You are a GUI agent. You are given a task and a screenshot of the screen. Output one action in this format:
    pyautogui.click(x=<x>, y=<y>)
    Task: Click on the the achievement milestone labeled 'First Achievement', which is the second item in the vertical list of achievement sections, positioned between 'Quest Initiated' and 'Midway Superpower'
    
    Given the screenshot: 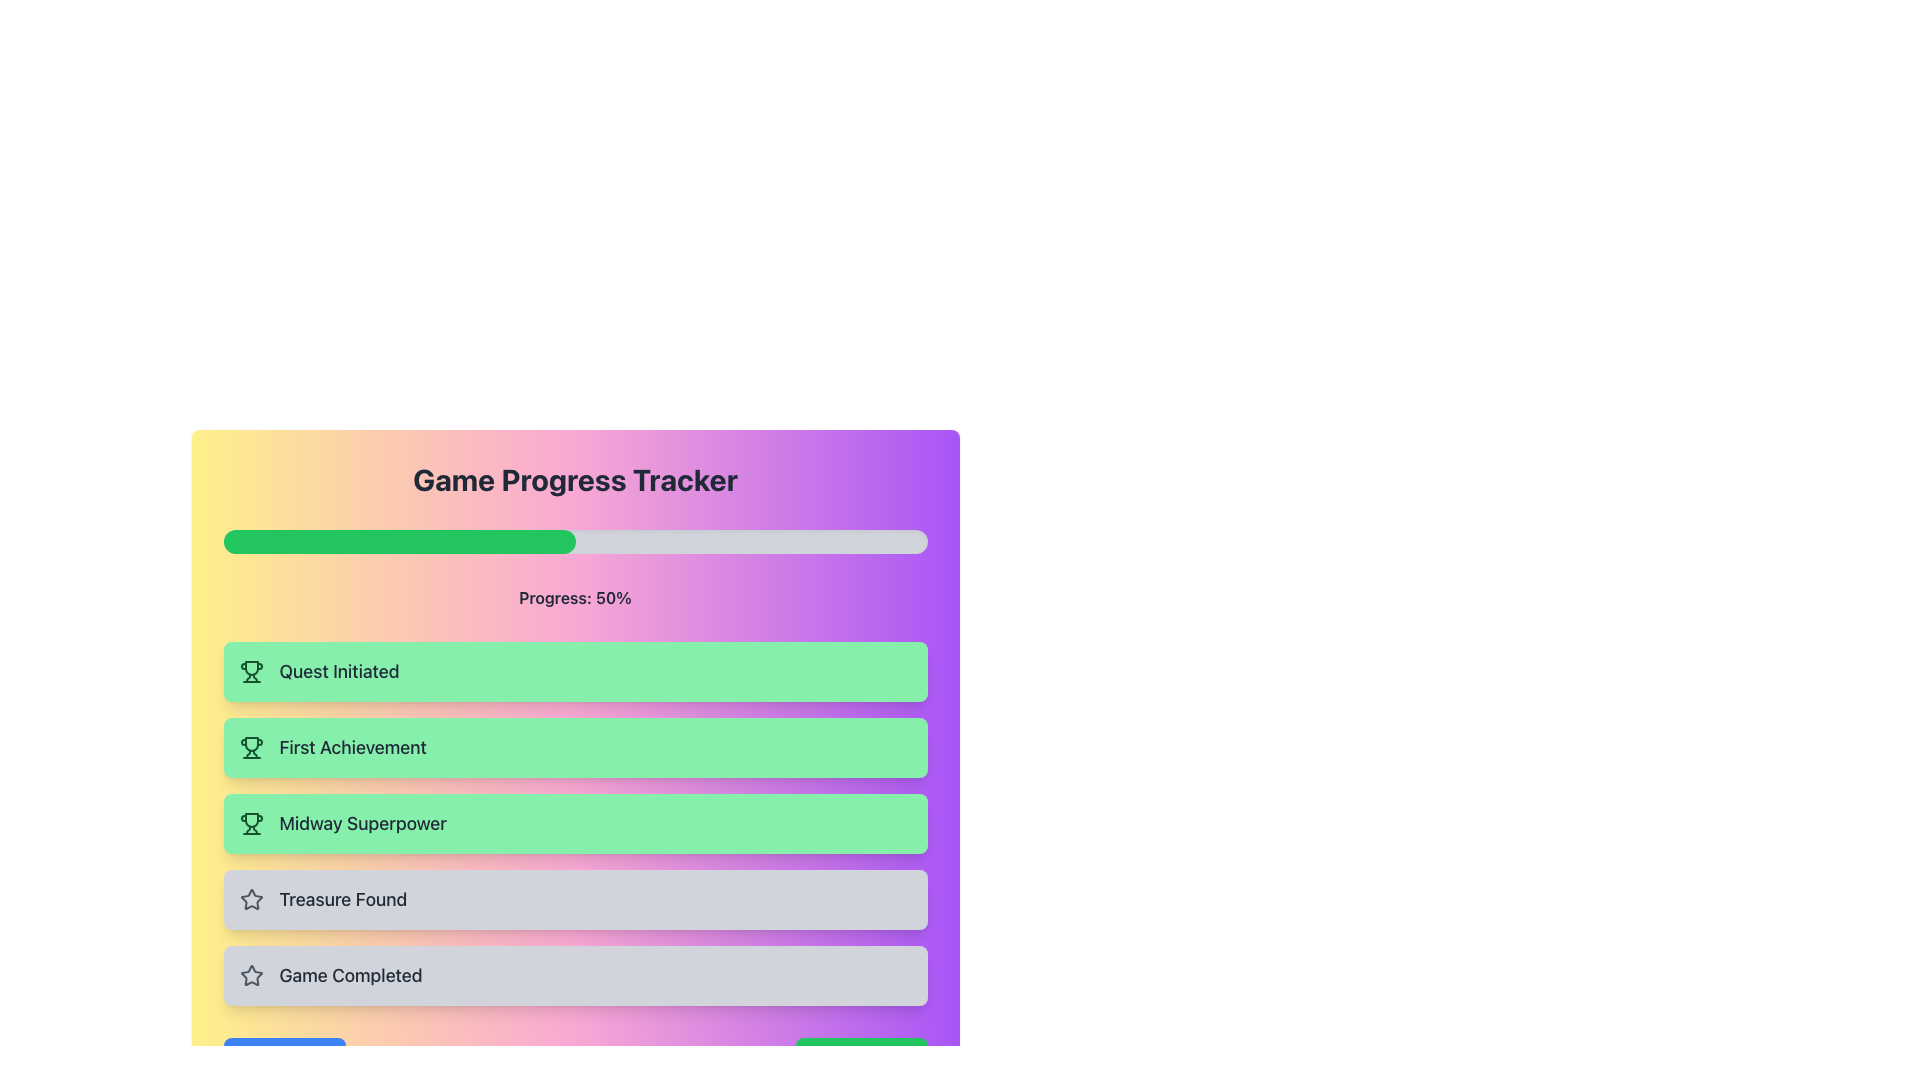 What is the action you would take?
    pyautogui.click(x=574, y=748)
    